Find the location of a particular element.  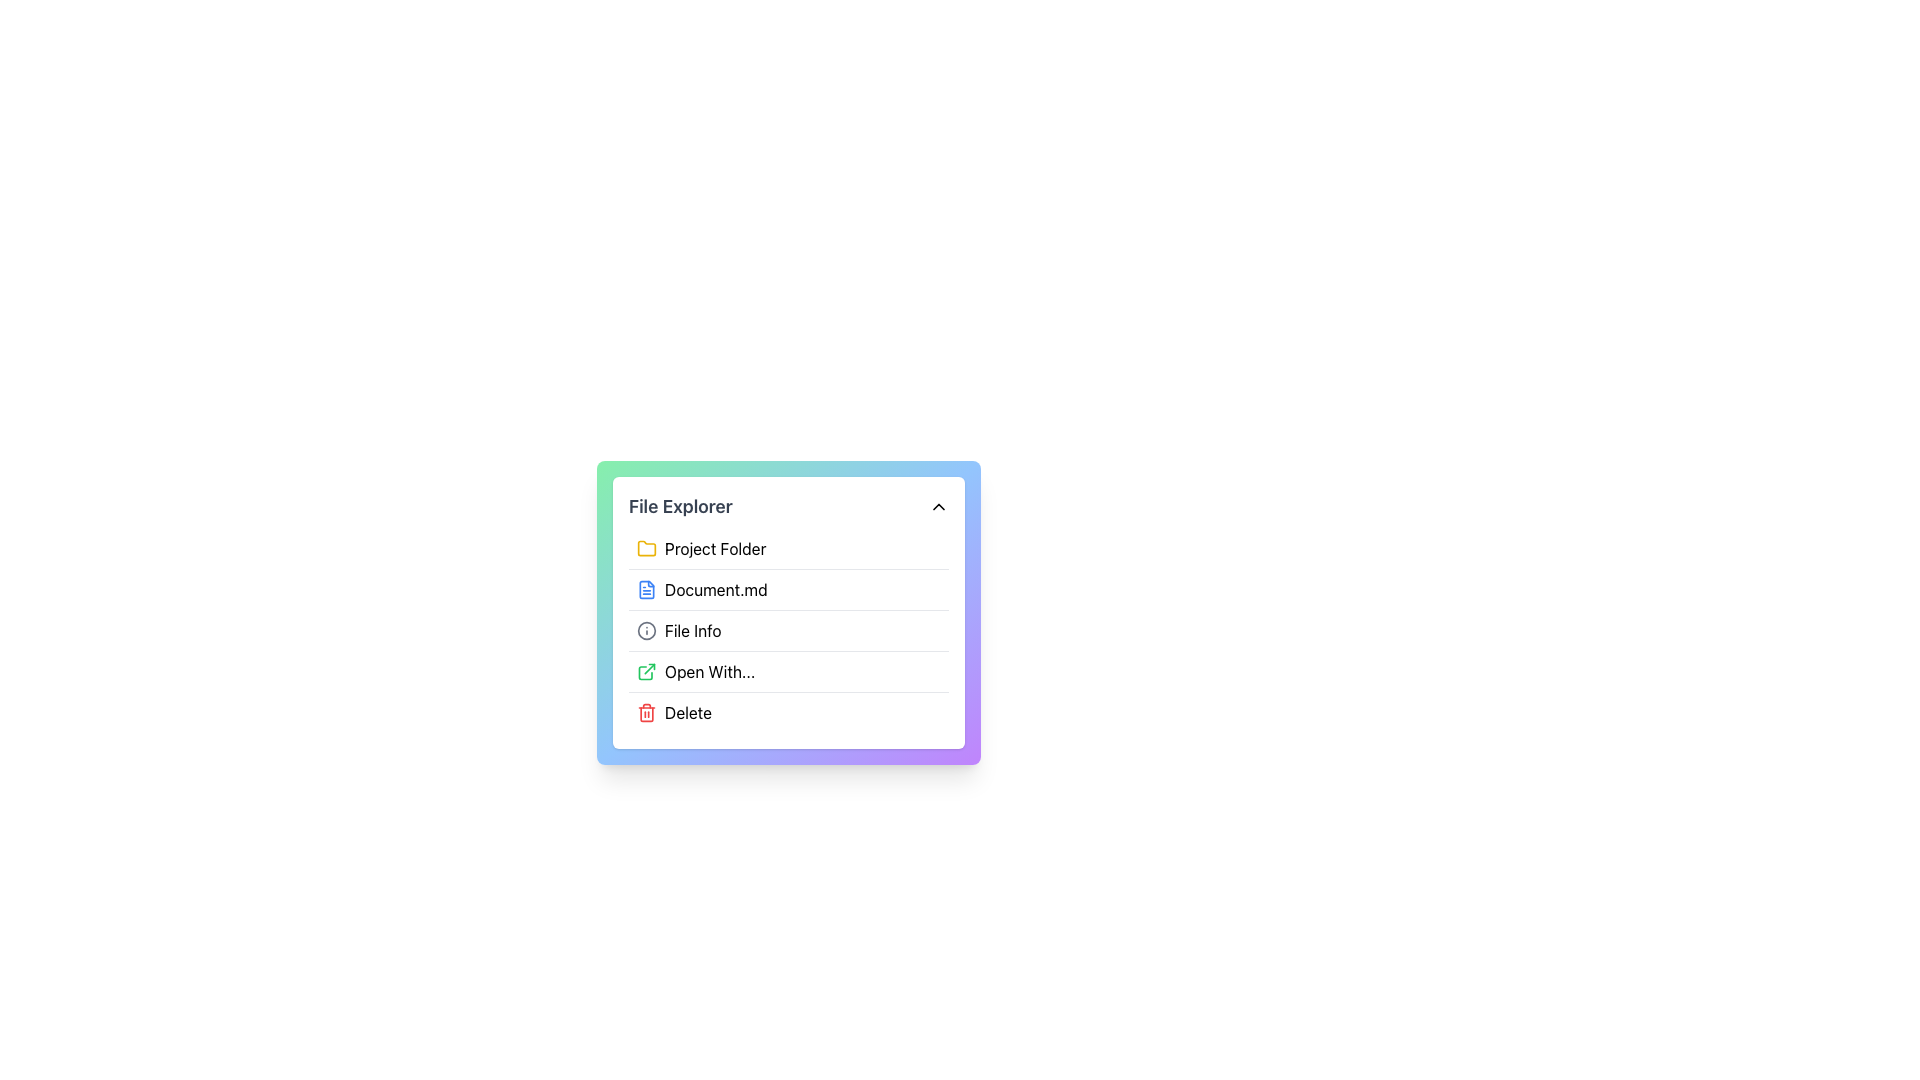

the 'Document.md' item in the File Explorer list is located at coordinates (787, 612).